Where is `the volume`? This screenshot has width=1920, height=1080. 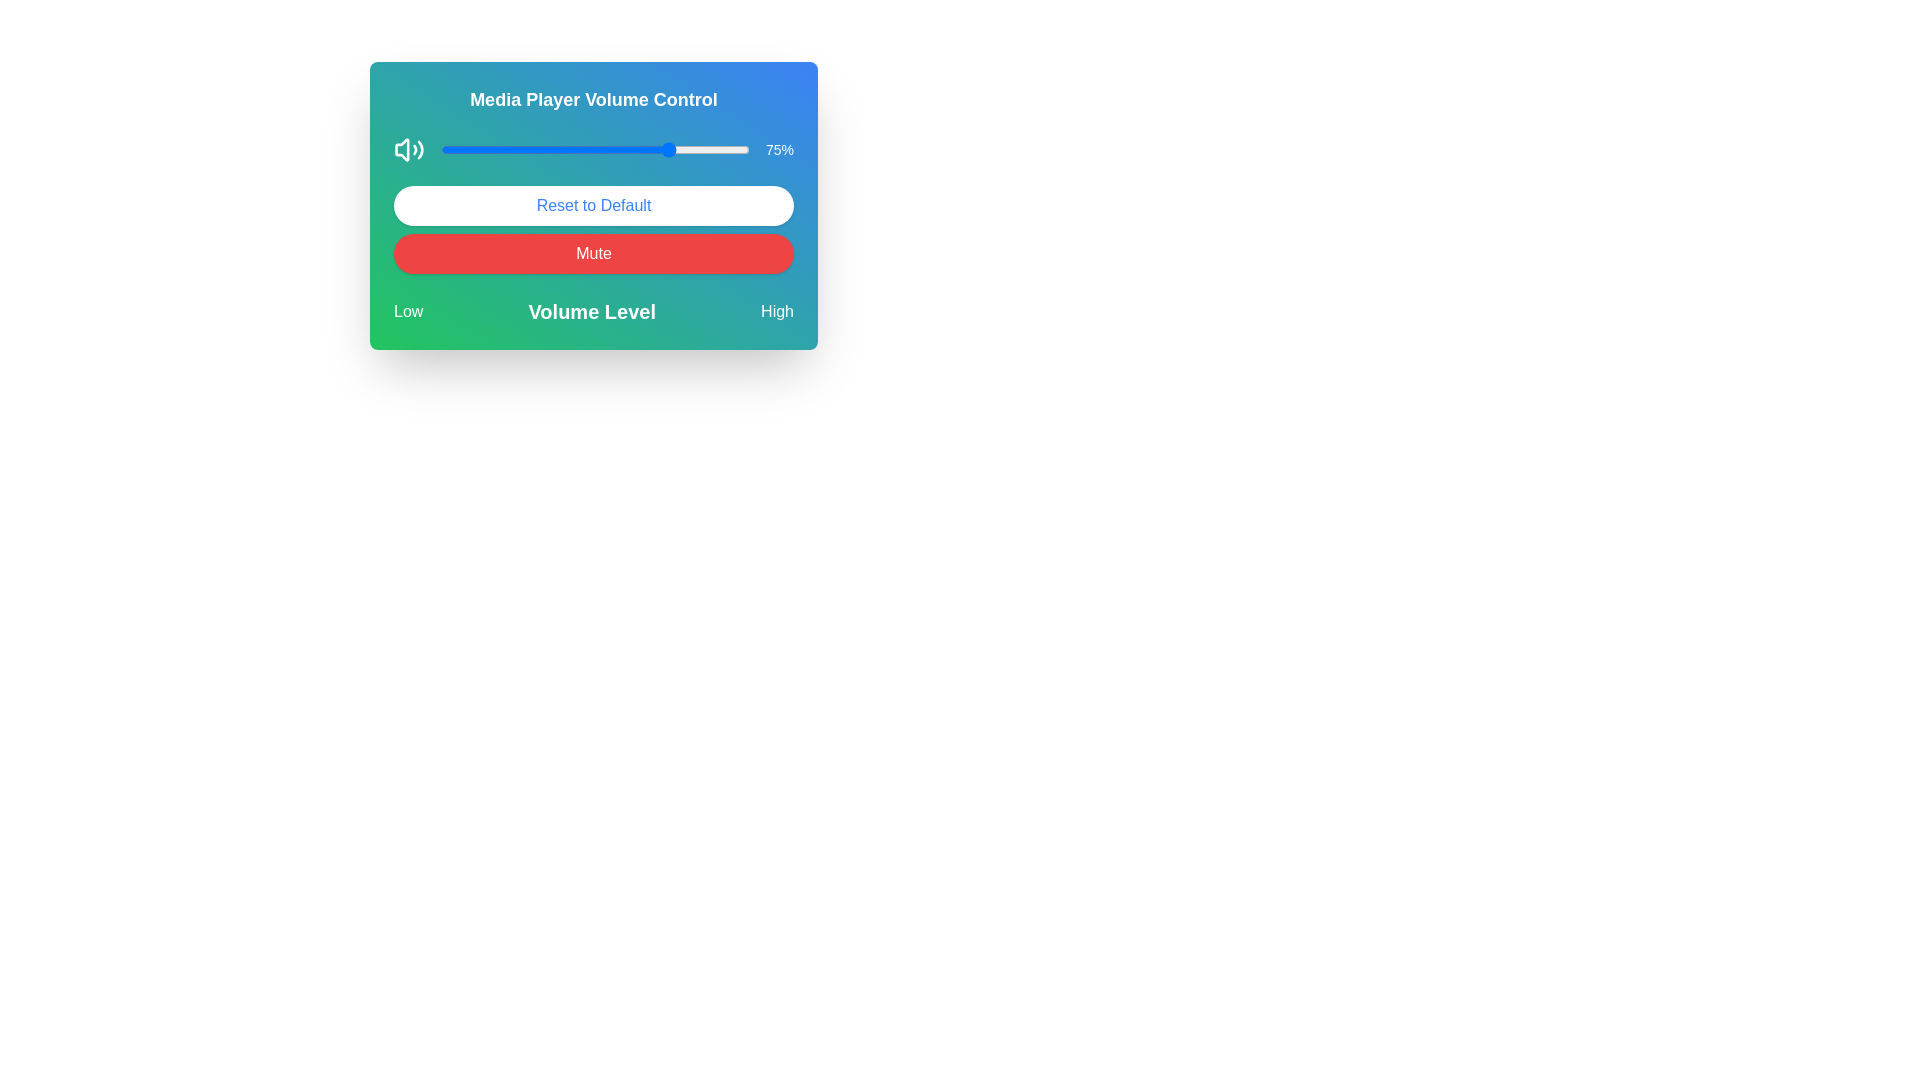
the volume is located at coordinates (508, 149).